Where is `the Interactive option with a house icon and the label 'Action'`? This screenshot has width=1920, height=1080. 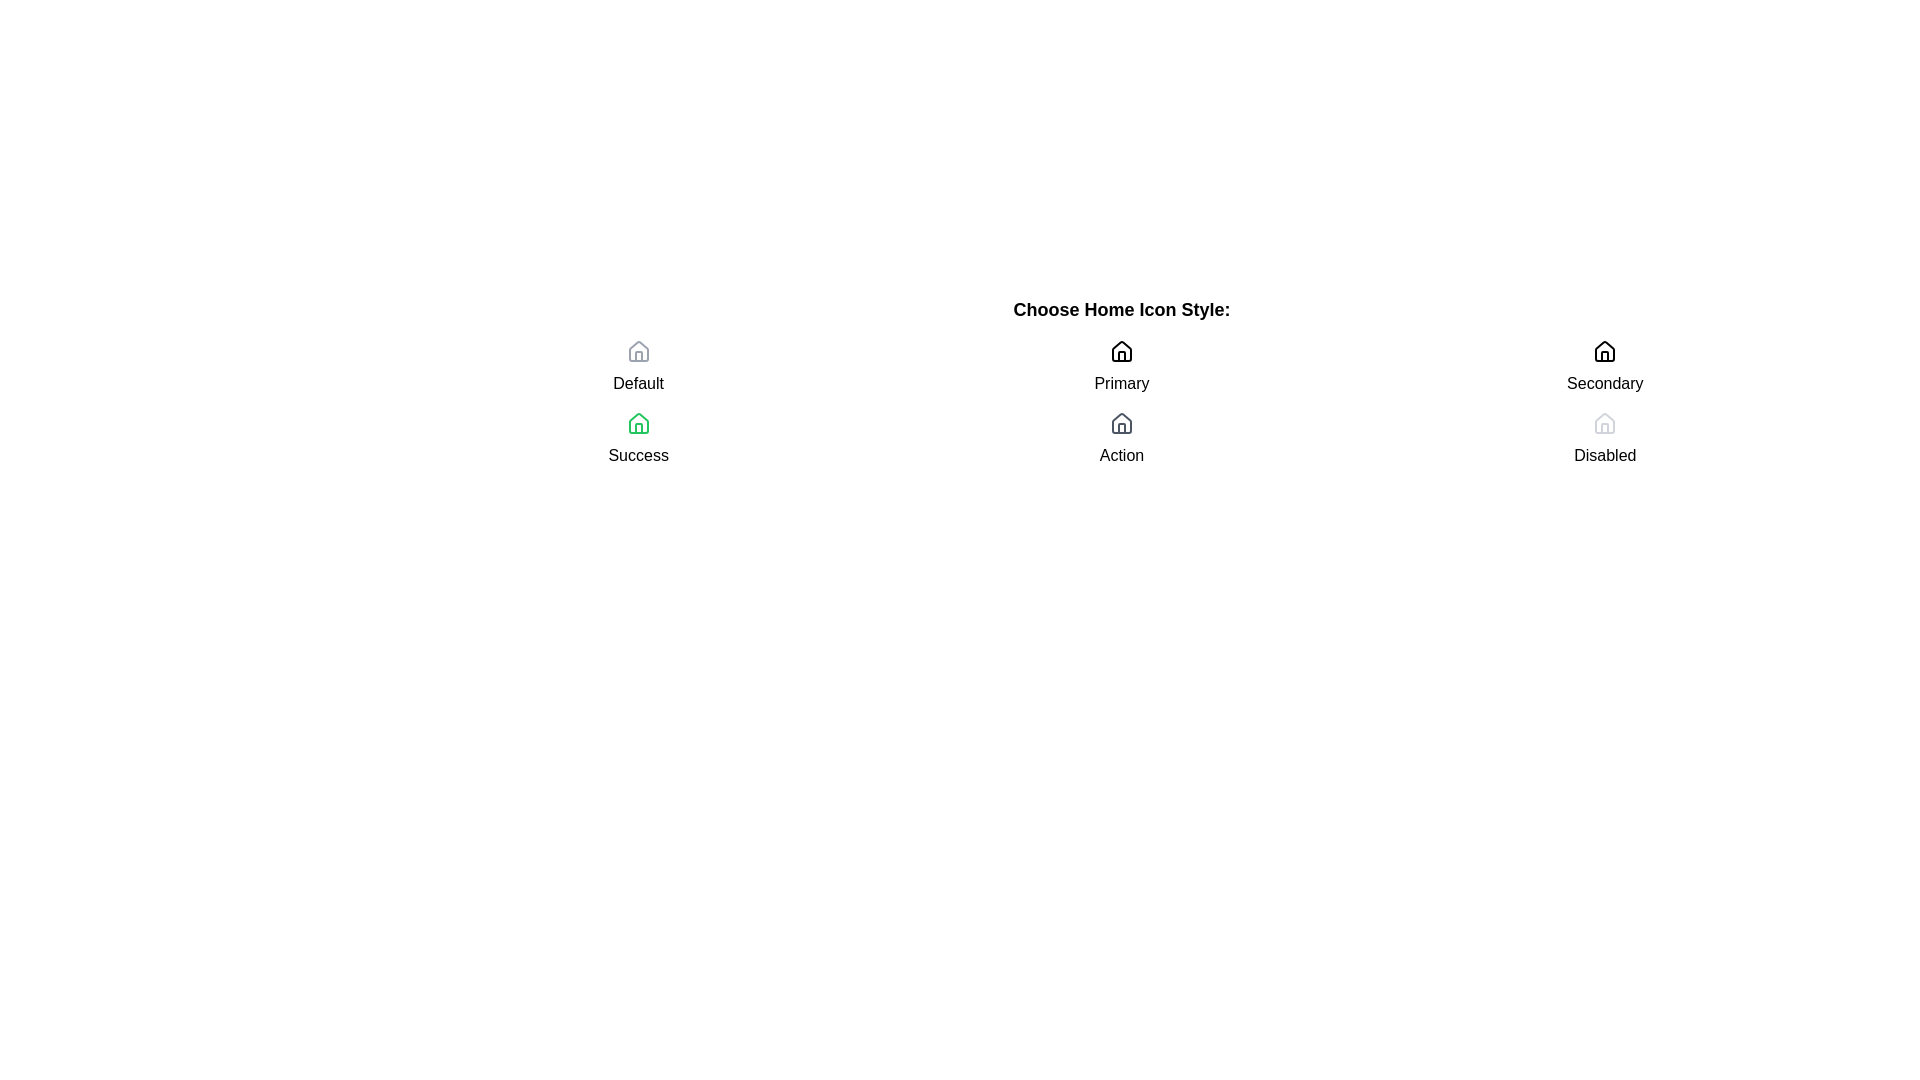 the Interactive option with a house icon and the label 'Action' is located at coordinates (1122, 438).